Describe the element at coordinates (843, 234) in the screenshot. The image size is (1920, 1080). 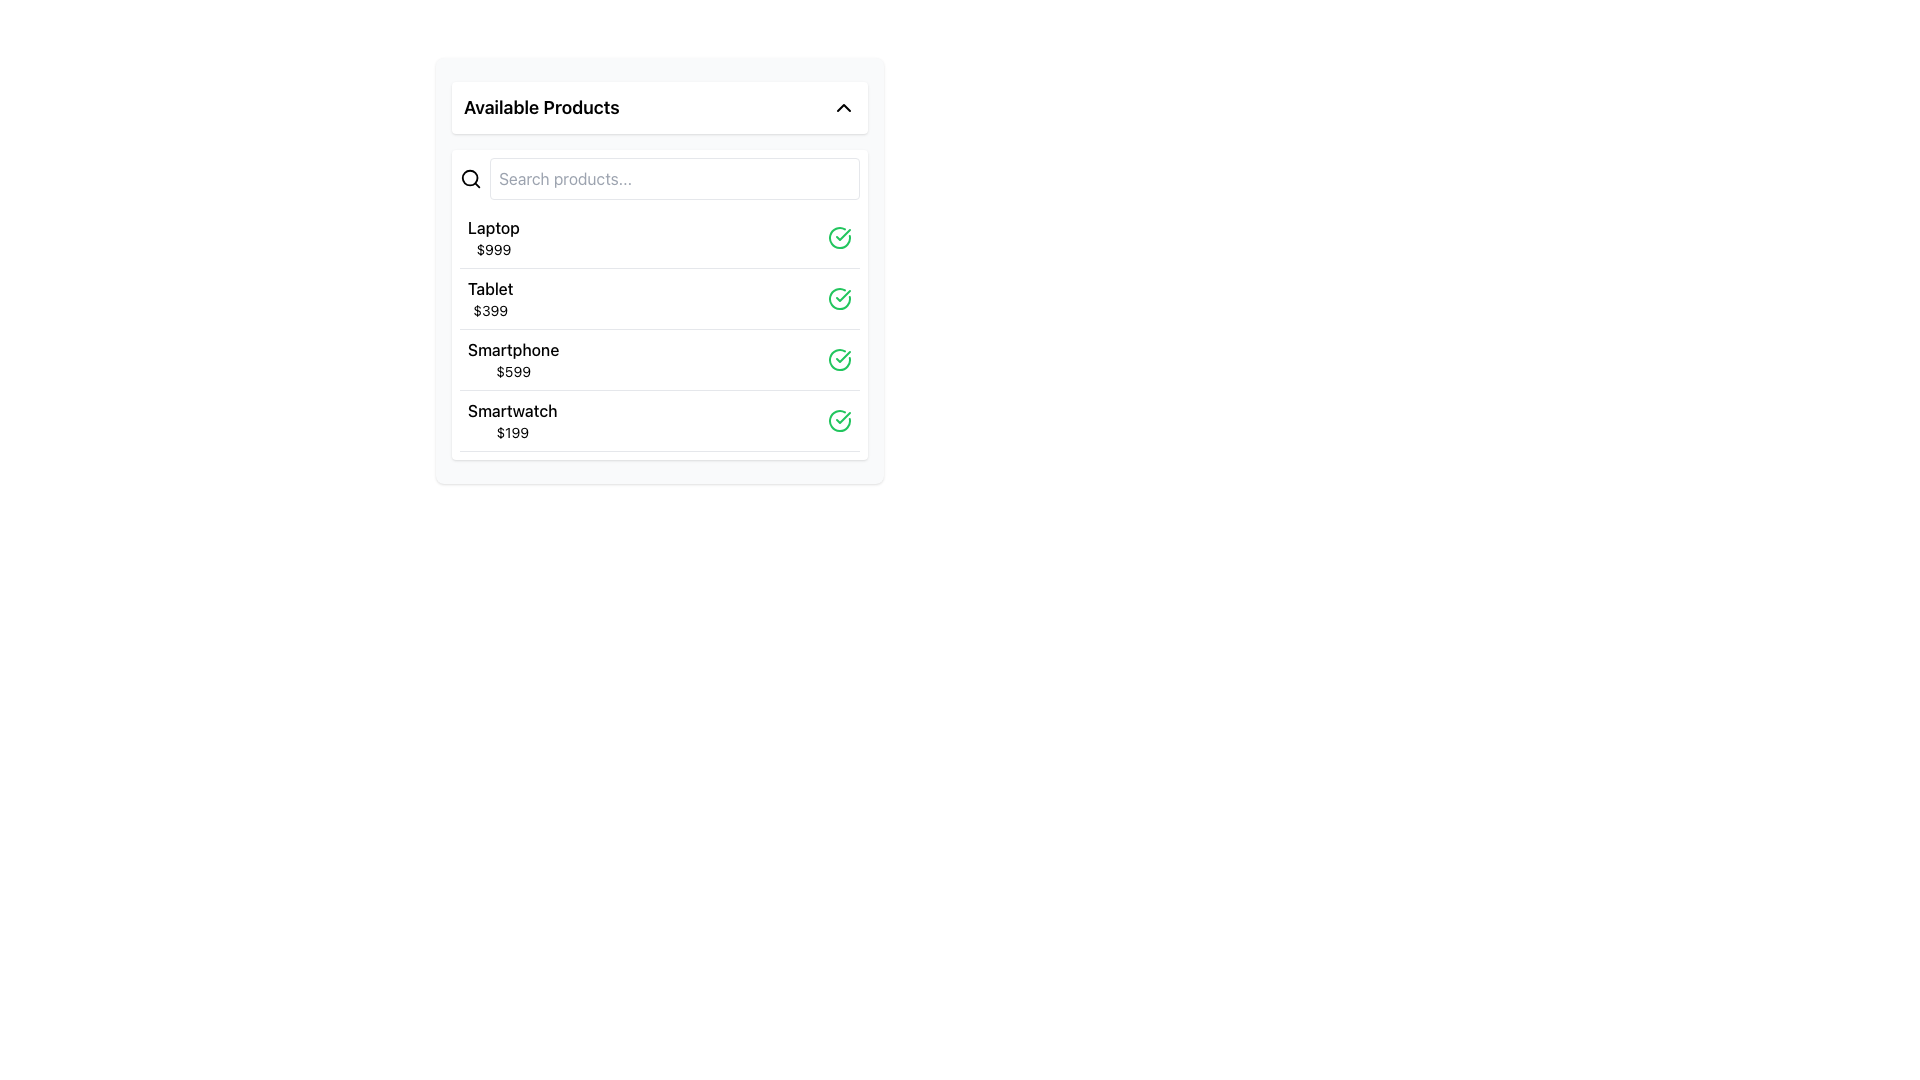
I see `the green checkmark icon located next to the 'Tablet $399' text in the product list` at that location.